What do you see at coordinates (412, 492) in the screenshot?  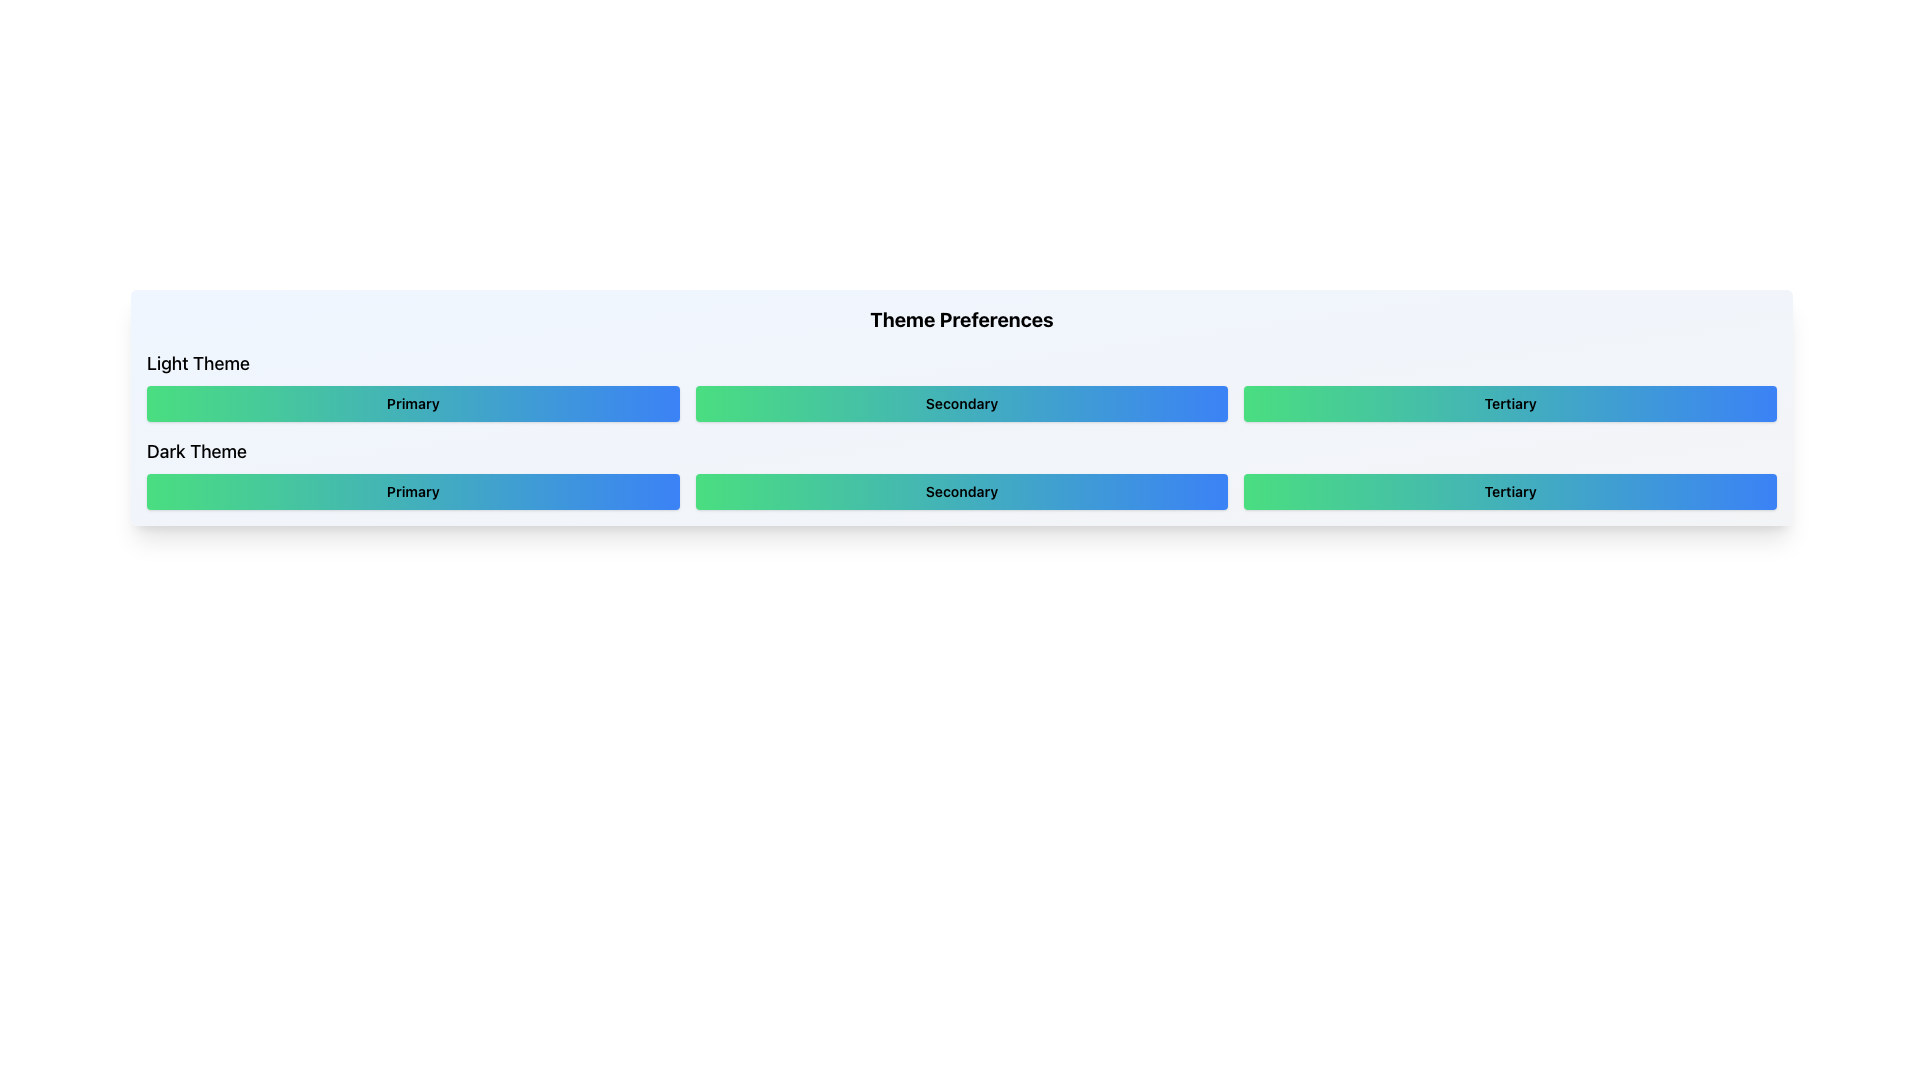 I see `the 'Primary' button with a gradient background transitioning from green to blue, located in the lower row of buttons labeled 'Dark Theme'` at bounding box center [412, 492].